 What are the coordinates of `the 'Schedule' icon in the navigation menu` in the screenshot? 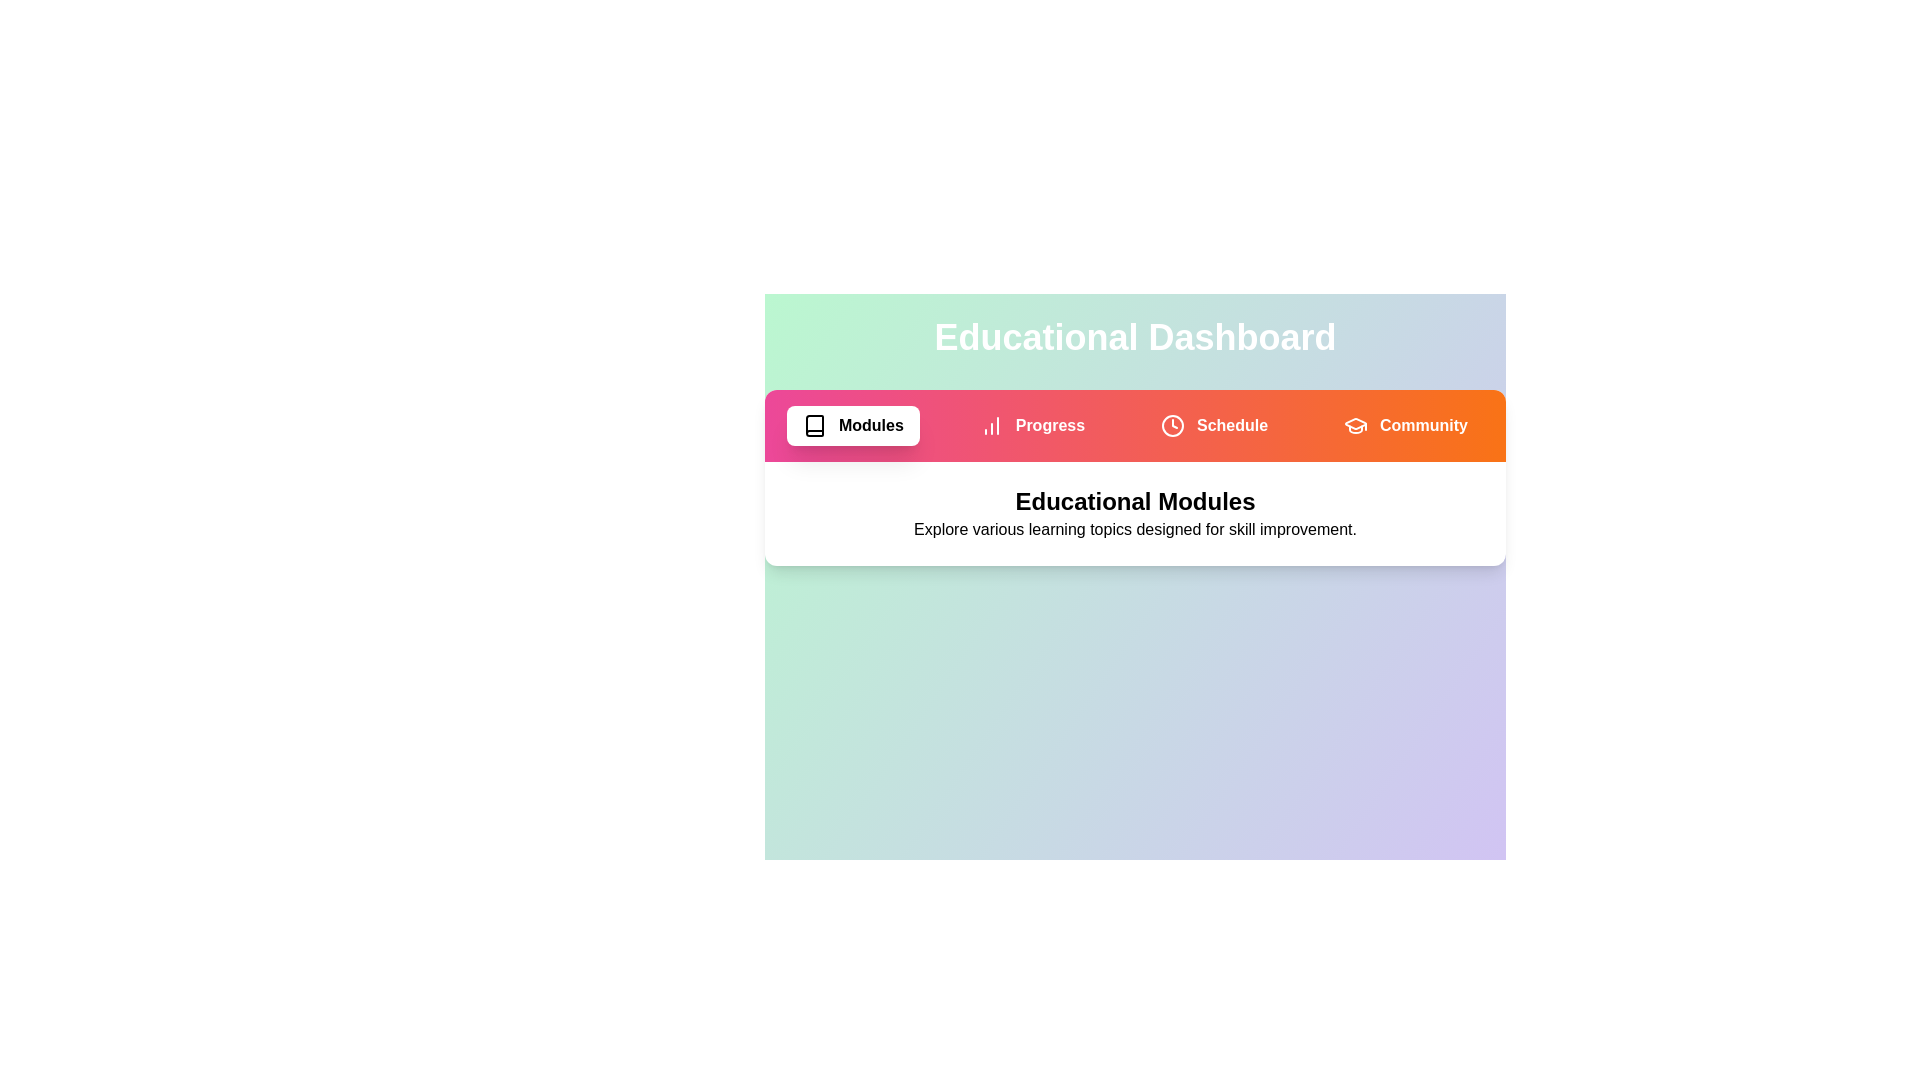 It's located at (1172, 424).